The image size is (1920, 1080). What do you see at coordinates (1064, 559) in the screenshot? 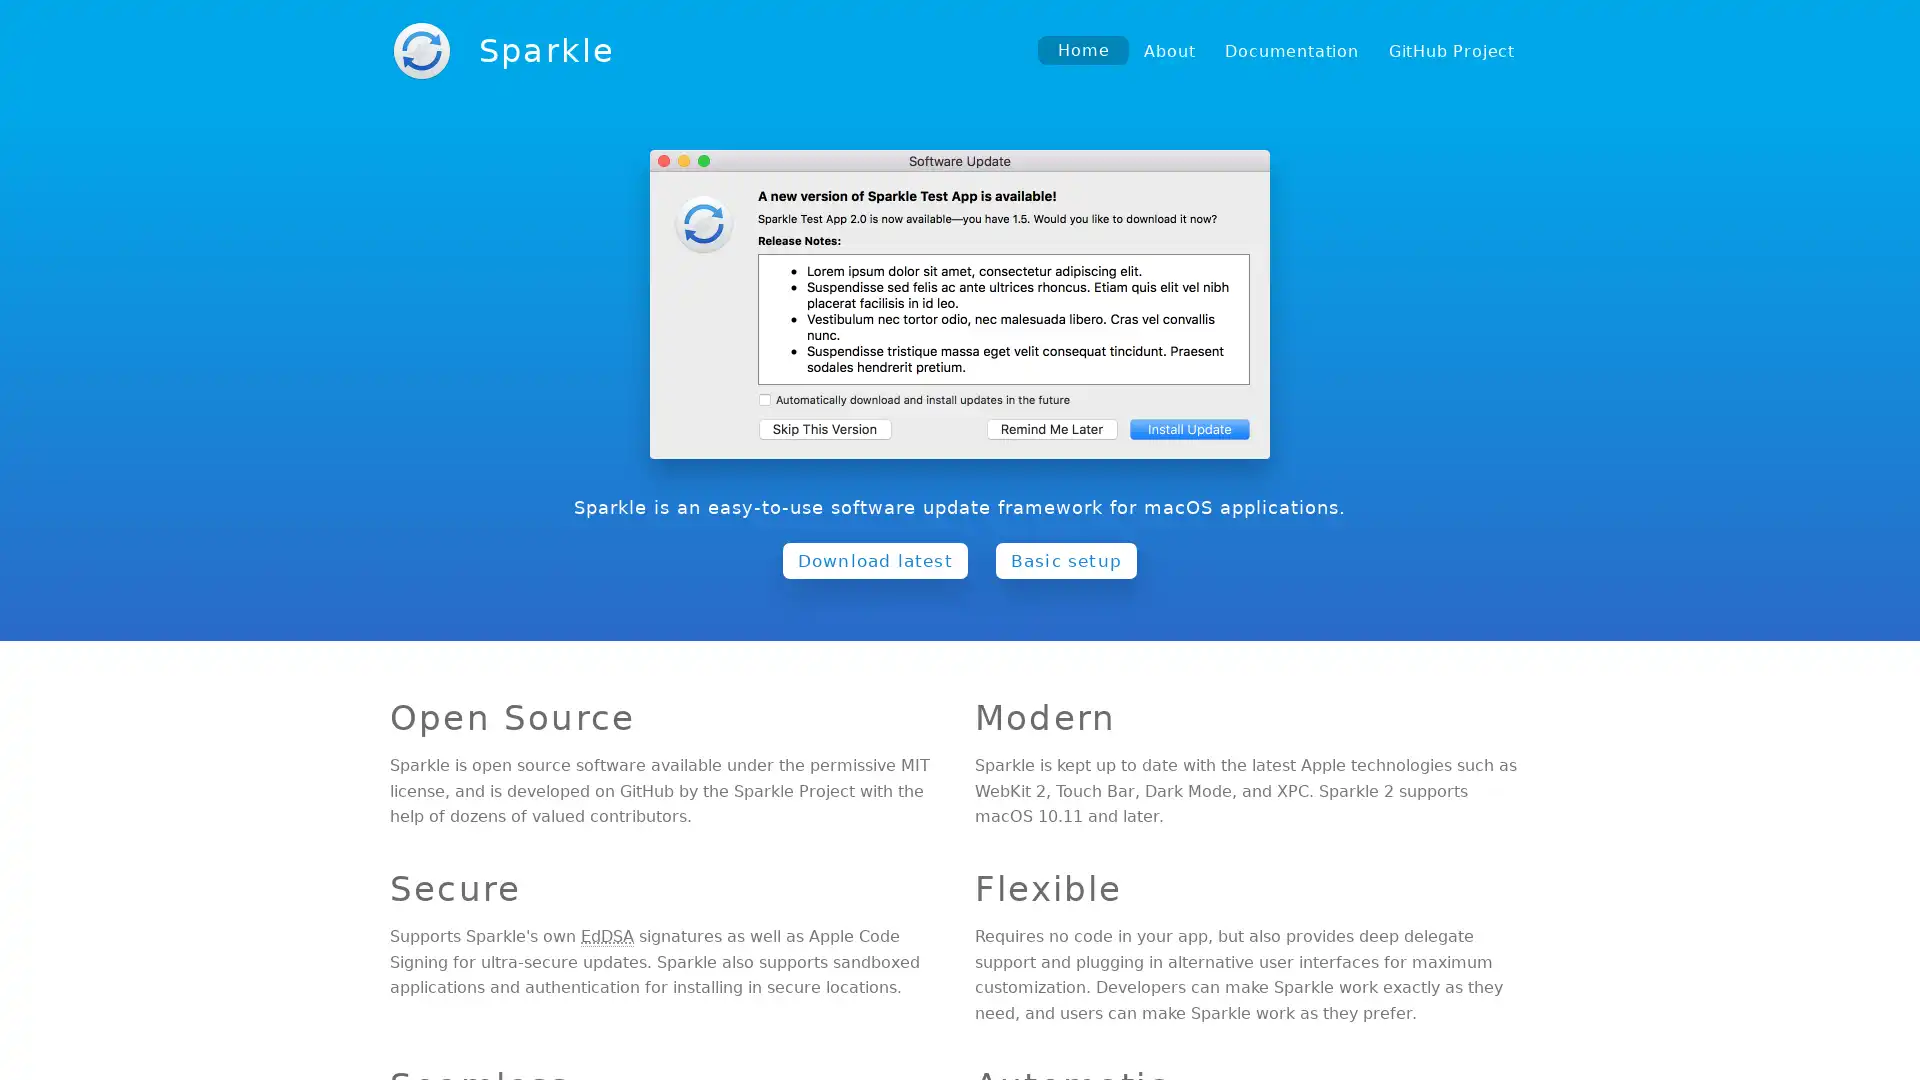
I see `Basic setup` at bounding box center [1064, 559].